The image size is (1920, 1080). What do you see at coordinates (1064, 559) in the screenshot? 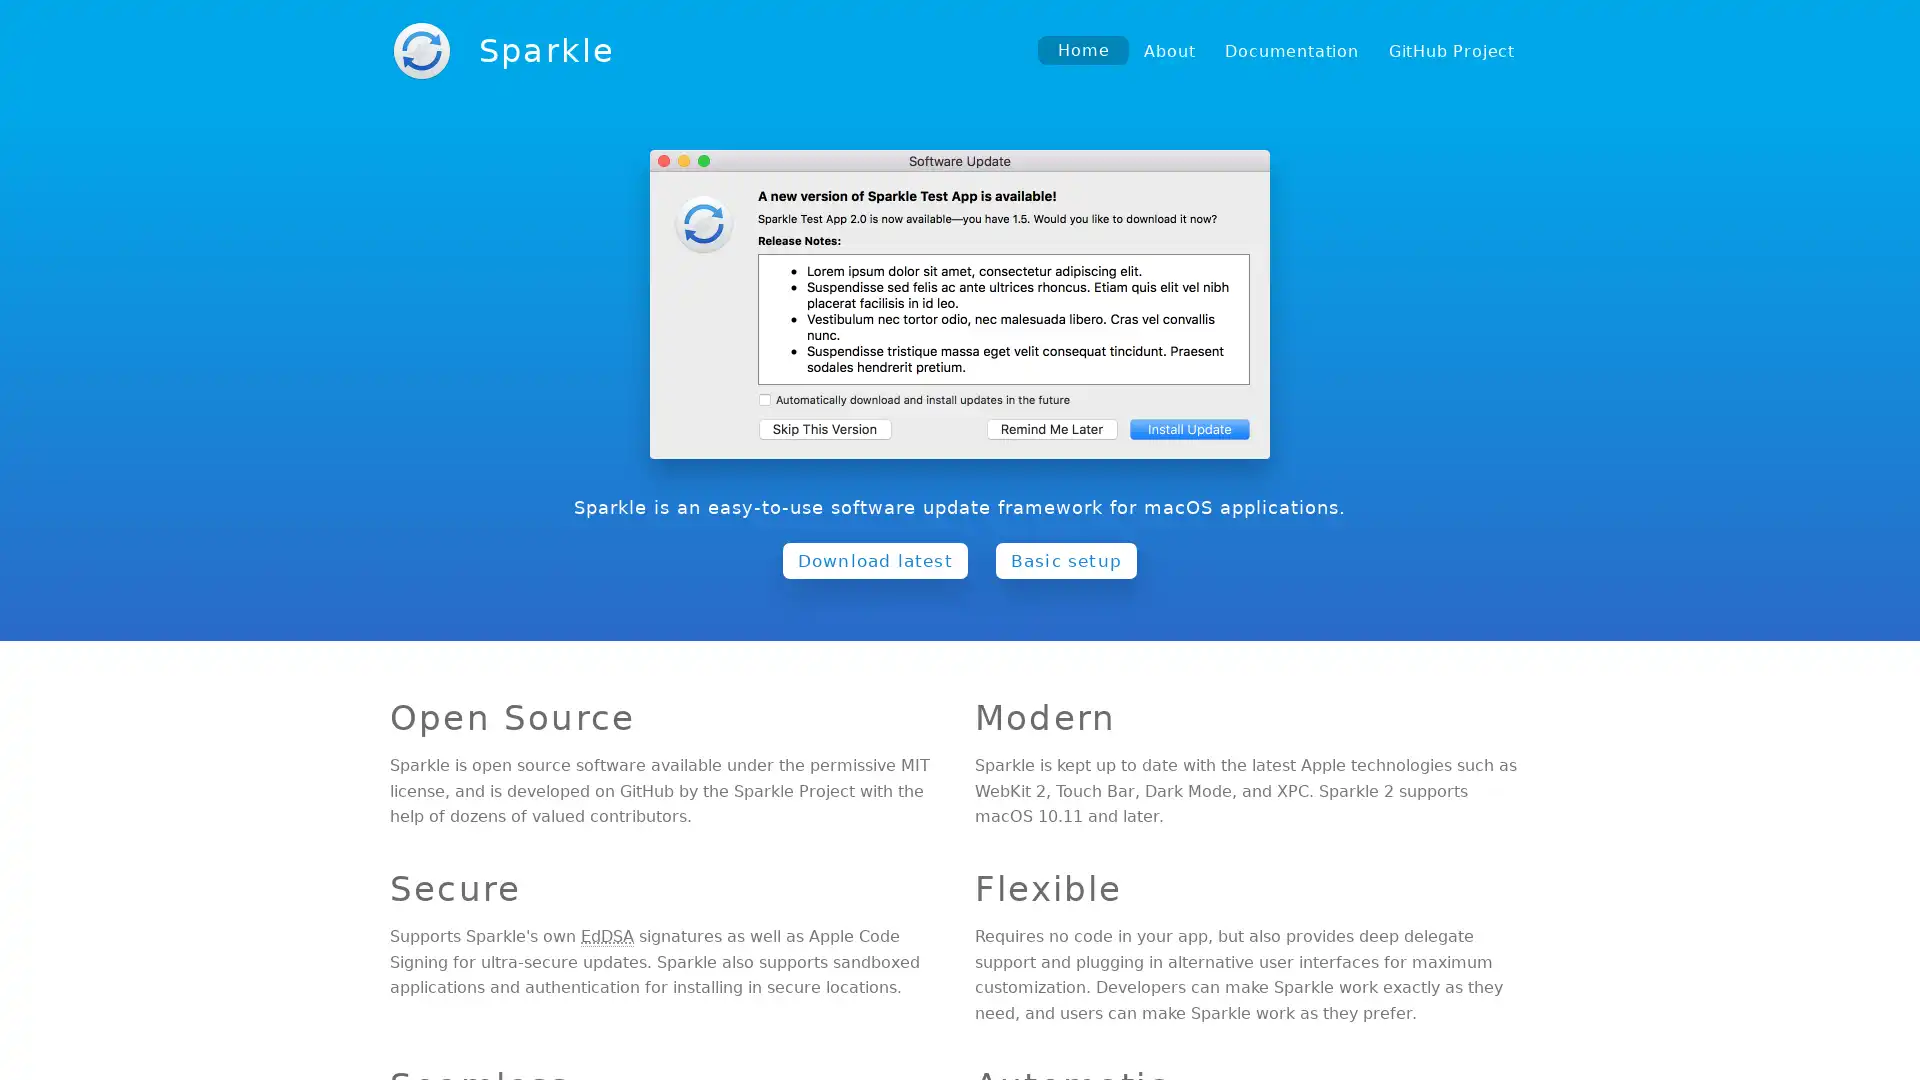
I see `Basic setup` at bounding box center [1064, 559].